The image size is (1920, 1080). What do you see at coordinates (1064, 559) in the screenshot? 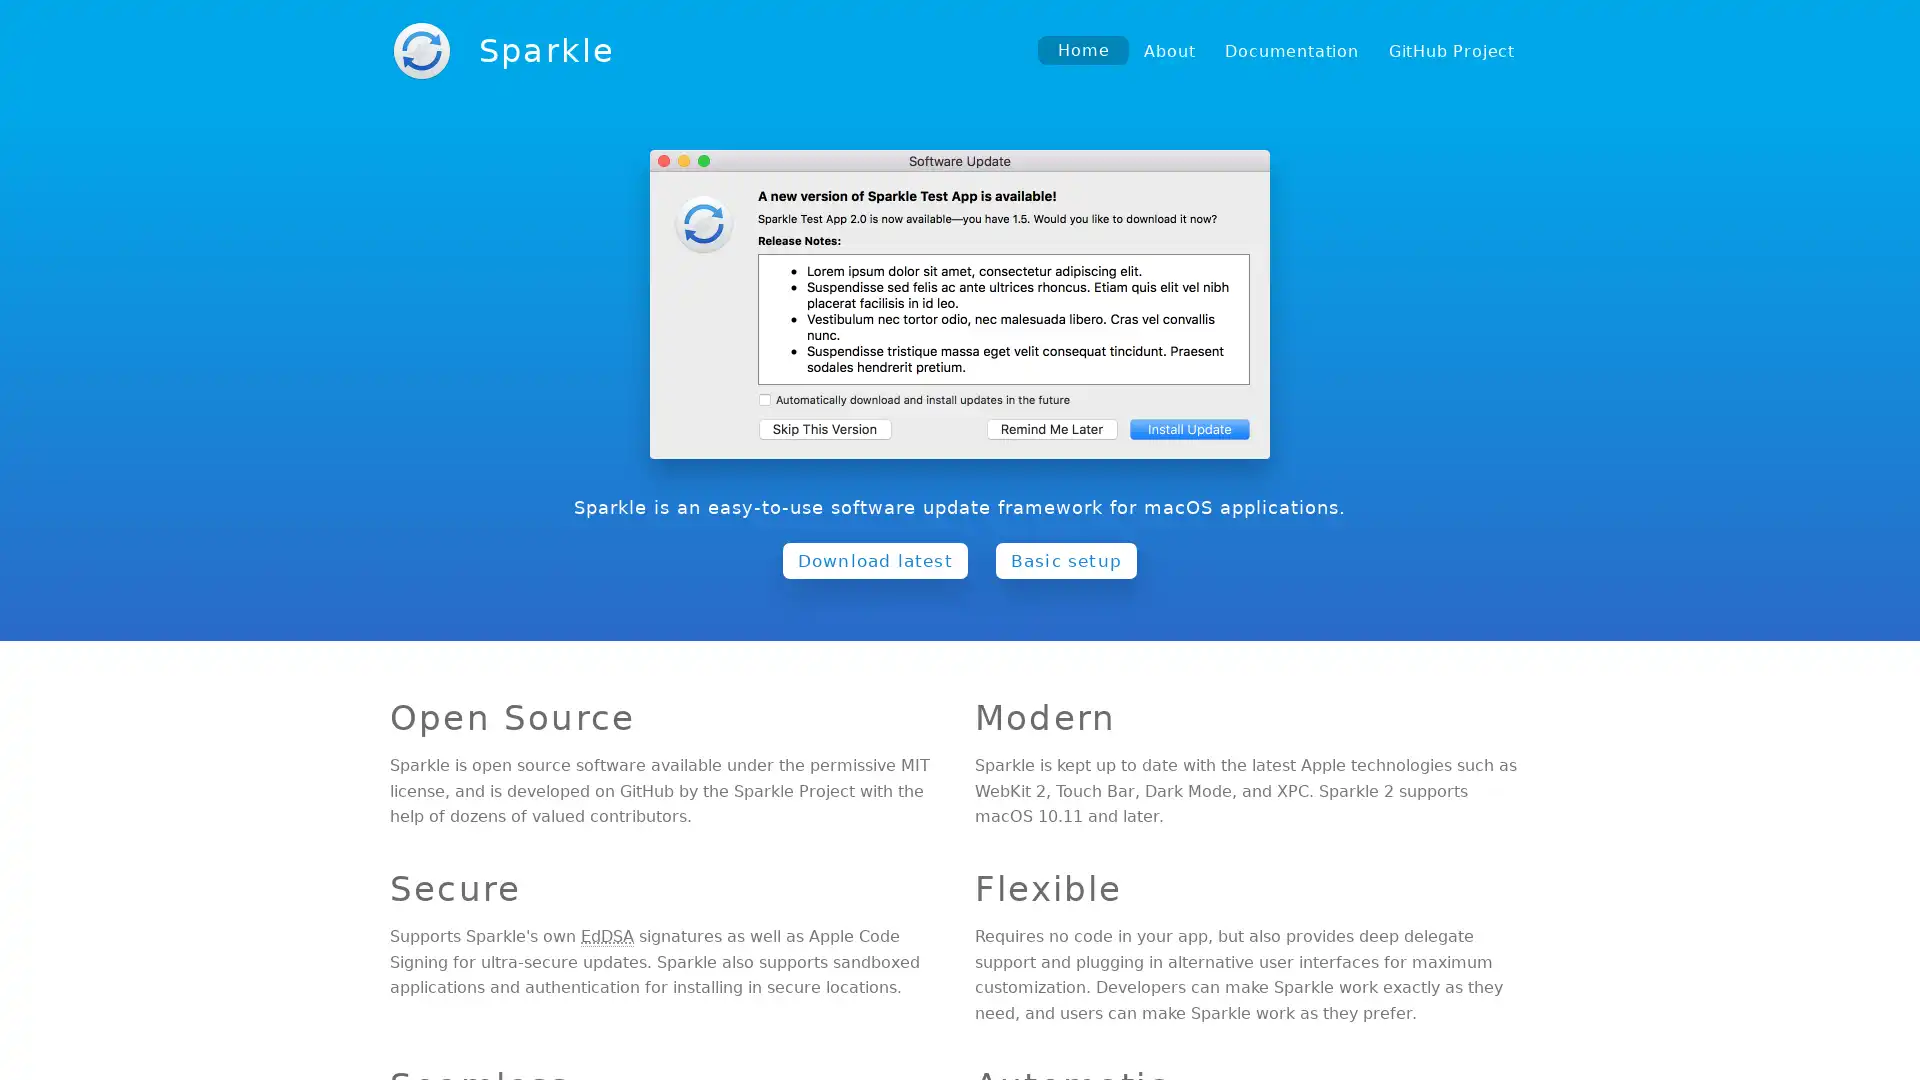
I see `Basic setup` at bounding box center [1064, 559].